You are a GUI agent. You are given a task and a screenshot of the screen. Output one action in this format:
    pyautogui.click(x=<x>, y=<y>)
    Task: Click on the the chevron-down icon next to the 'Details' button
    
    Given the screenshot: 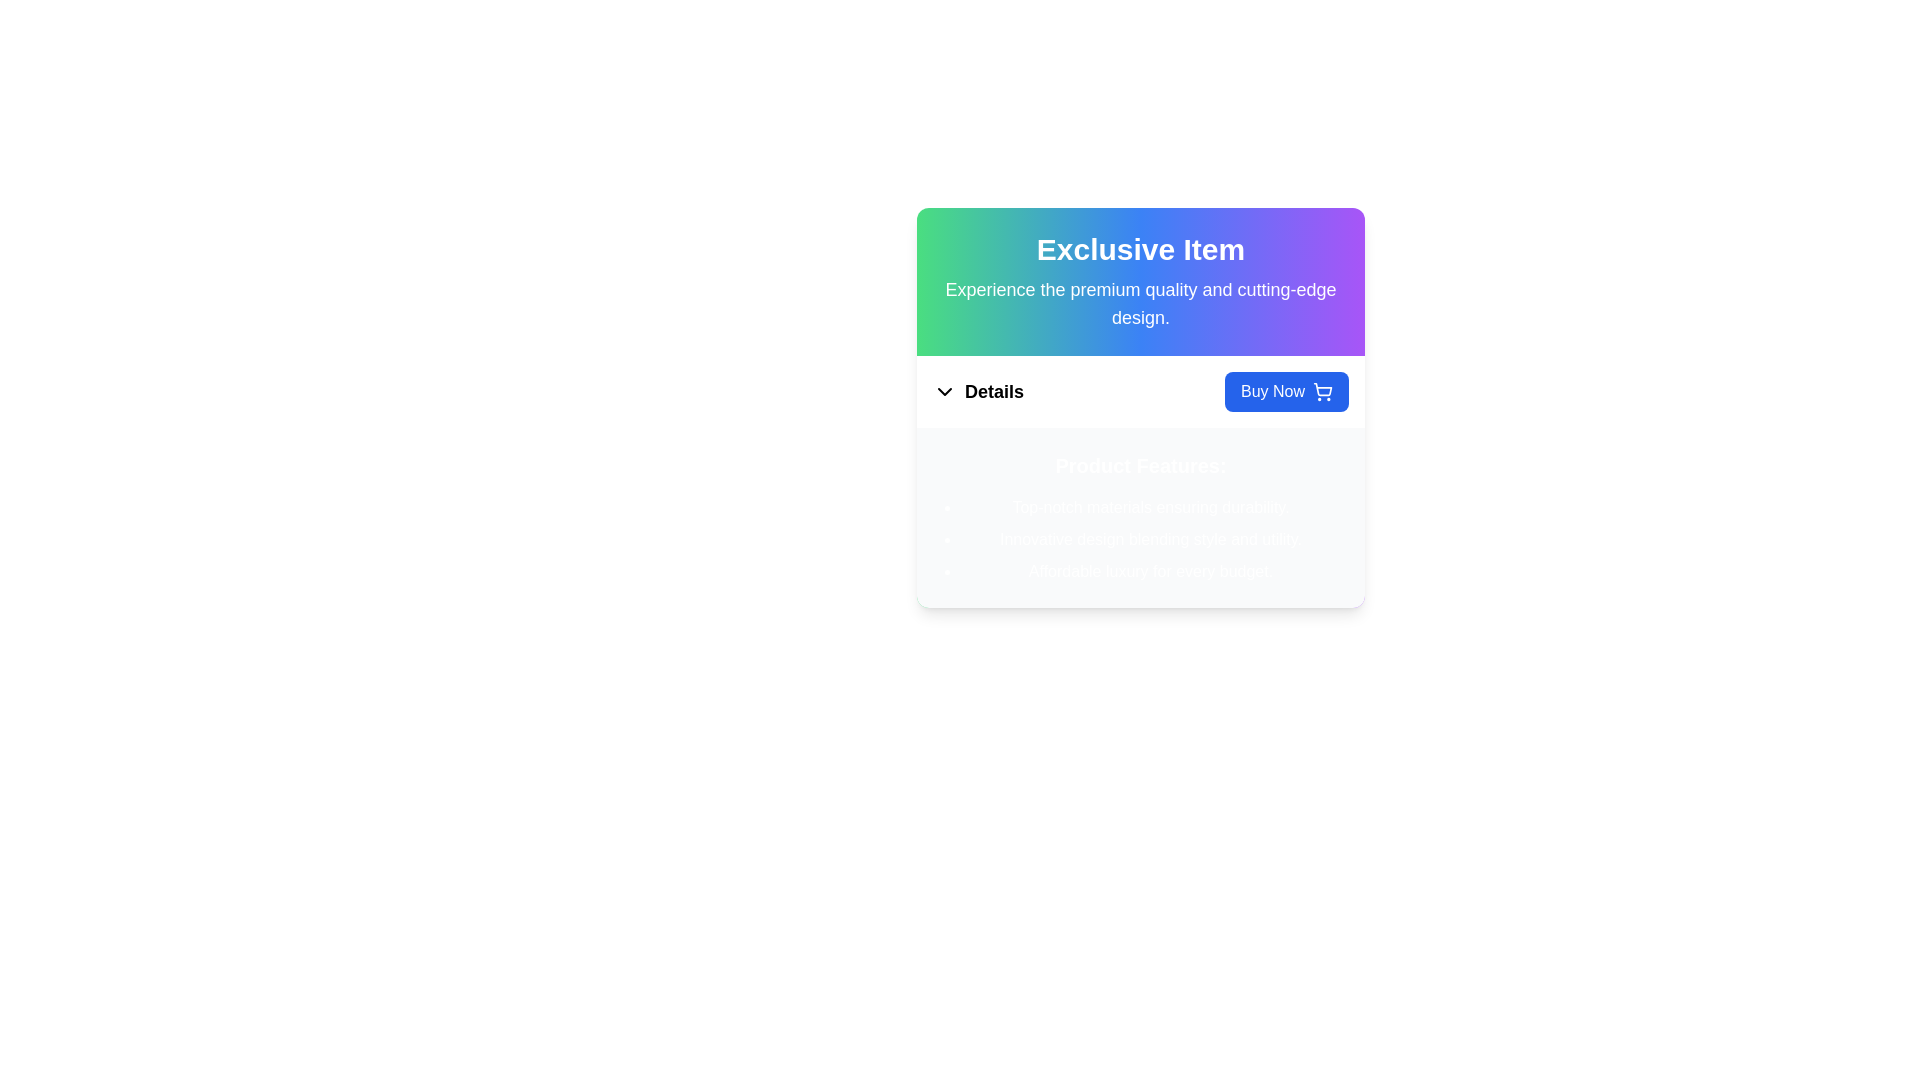 What is the action you would take?
    pyautogui.click(x=944, y=392)
    